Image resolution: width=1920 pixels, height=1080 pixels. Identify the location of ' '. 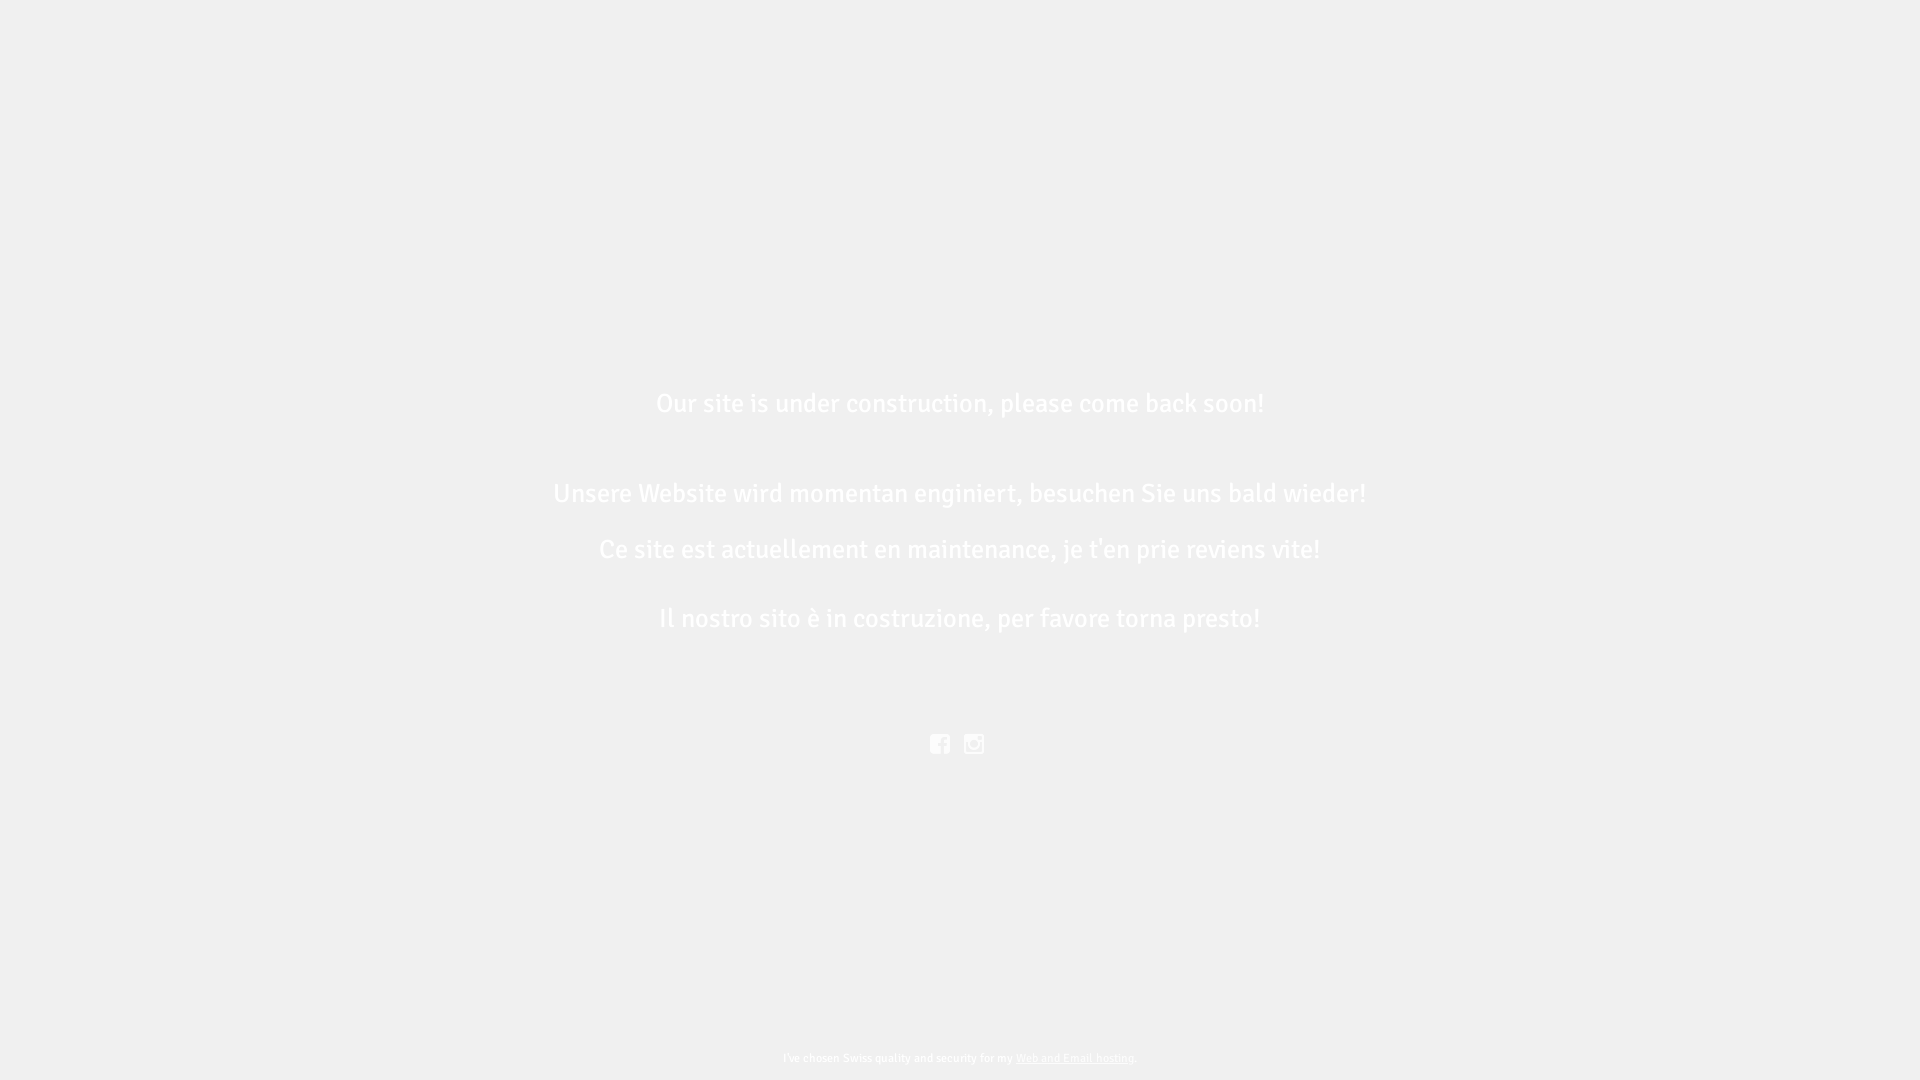
(977, 743).